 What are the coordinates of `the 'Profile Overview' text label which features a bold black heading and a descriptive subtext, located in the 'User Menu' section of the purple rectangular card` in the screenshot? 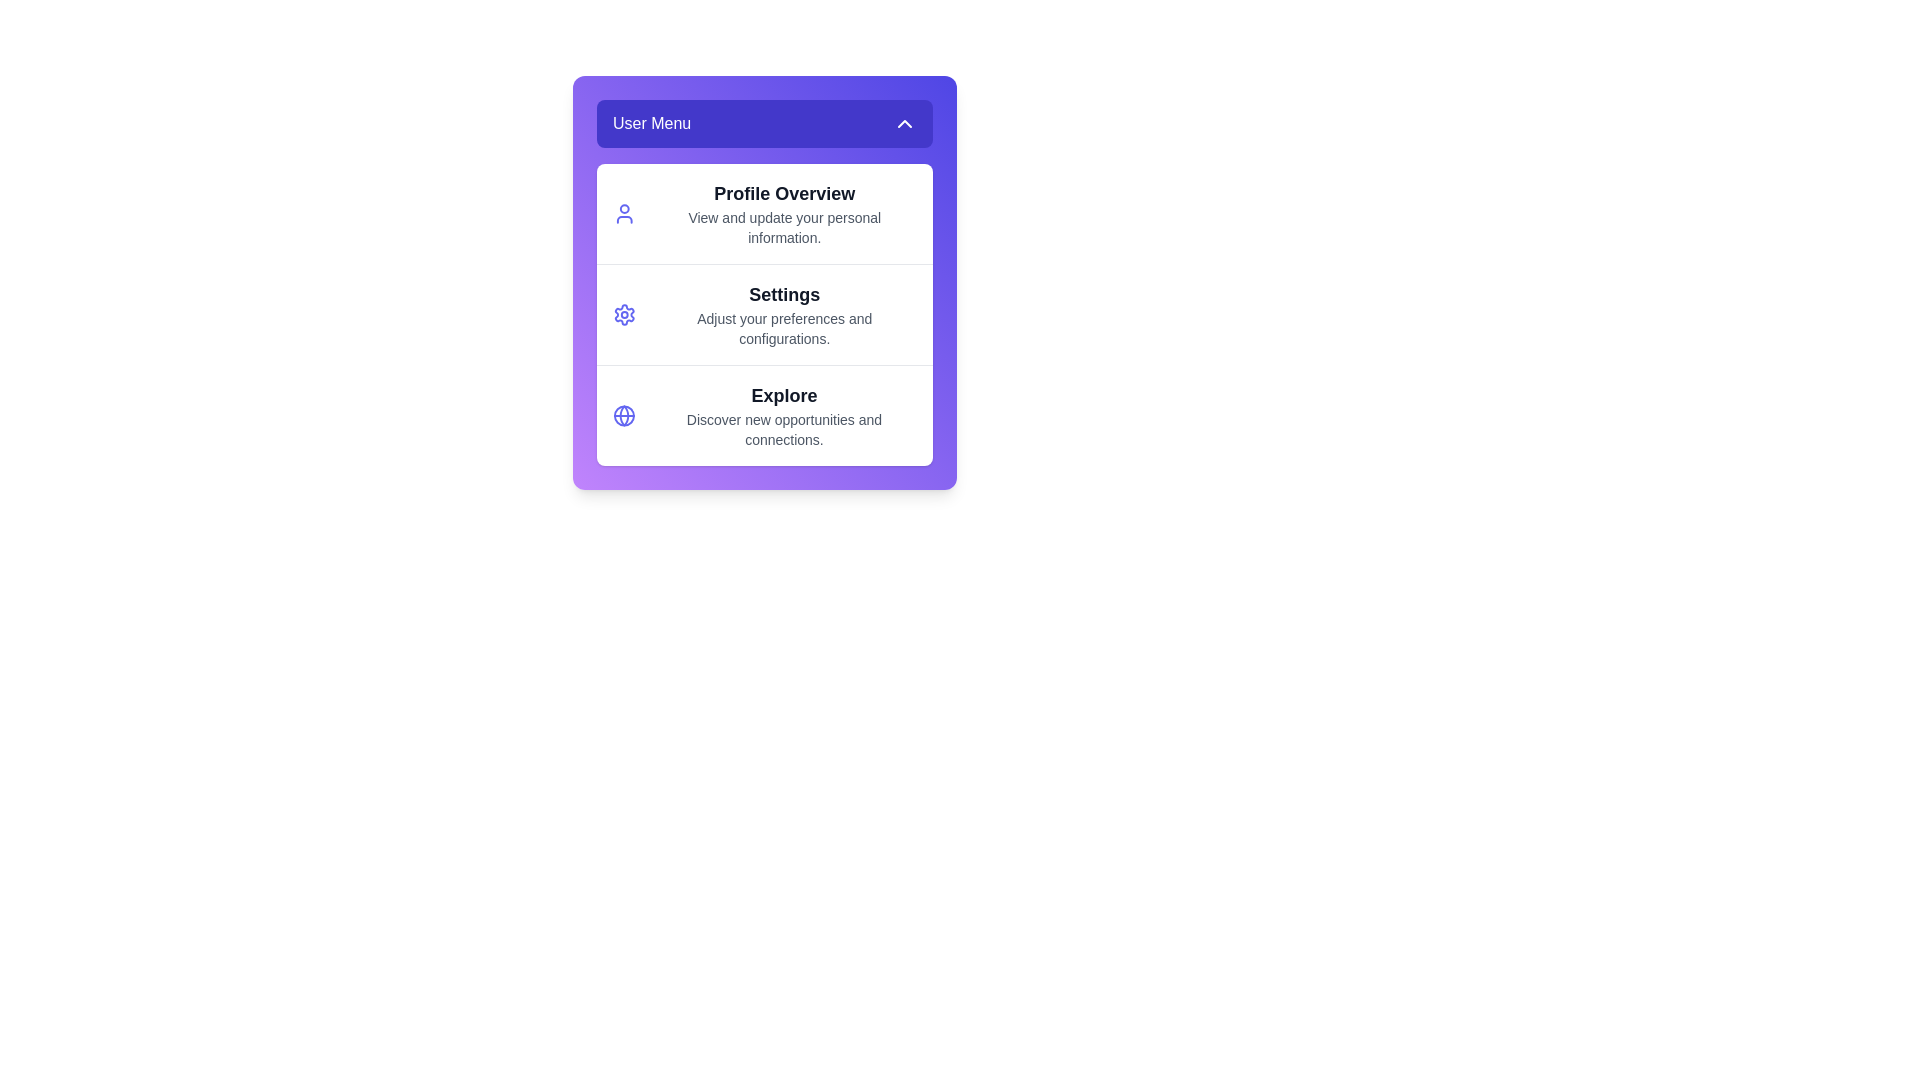 It's located at (783, 213).